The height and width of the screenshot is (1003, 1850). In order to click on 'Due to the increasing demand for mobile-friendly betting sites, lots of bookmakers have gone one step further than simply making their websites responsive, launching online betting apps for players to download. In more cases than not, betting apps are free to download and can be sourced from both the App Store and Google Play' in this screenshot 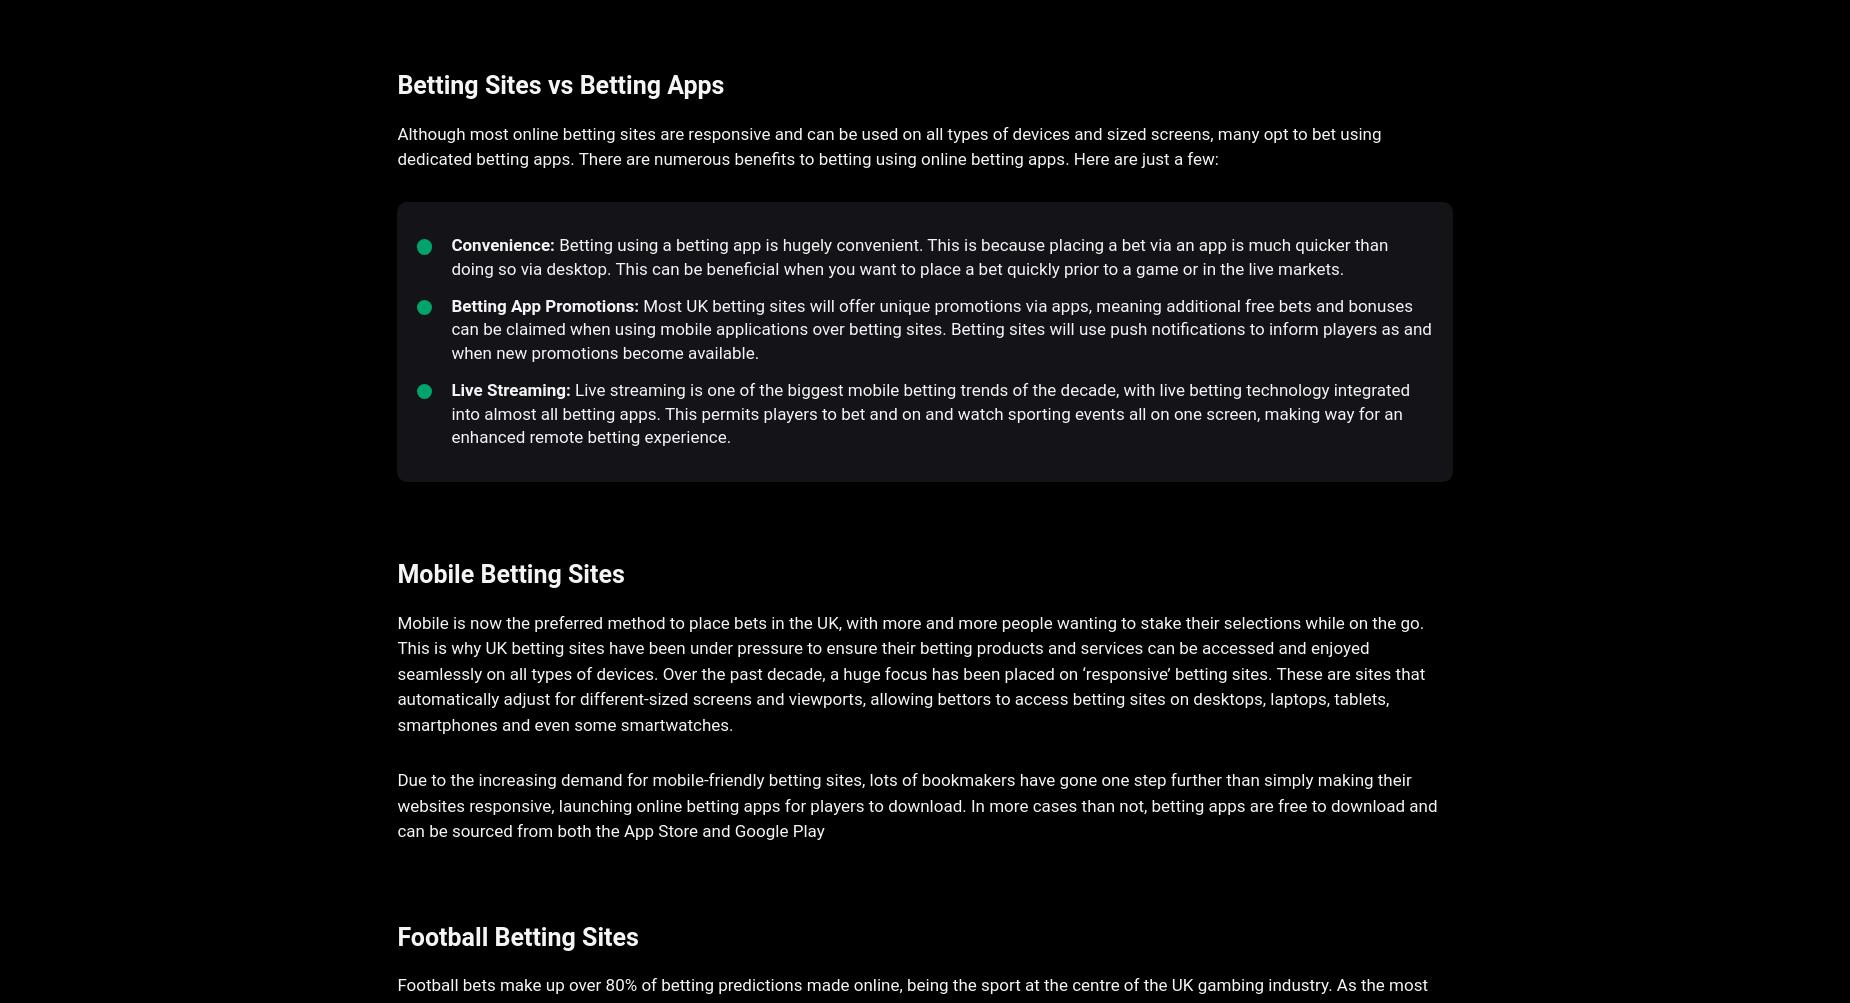, I will do `click(917, 805)`.